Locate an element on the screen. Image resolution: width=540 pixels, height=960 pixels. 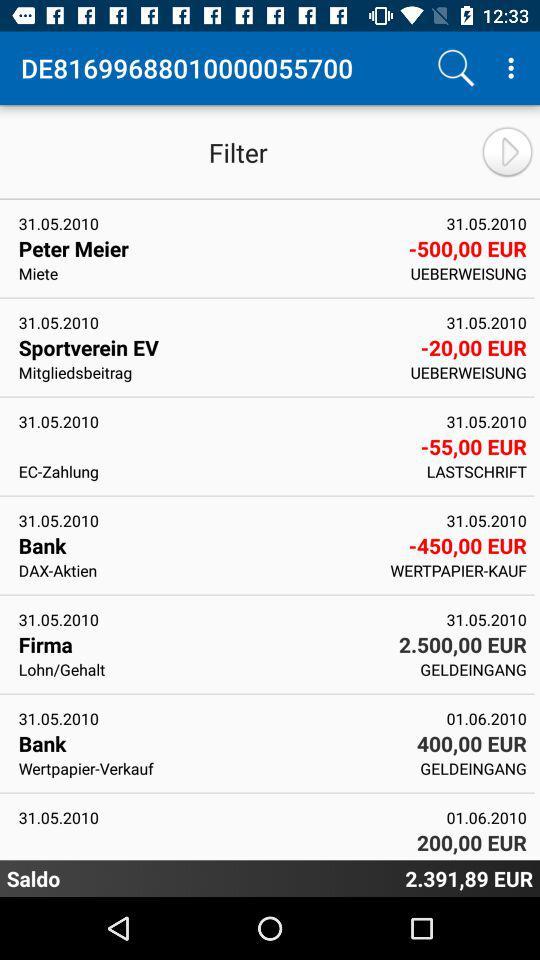
the app below the sportverein ev item is located at coordinates (207, 371).